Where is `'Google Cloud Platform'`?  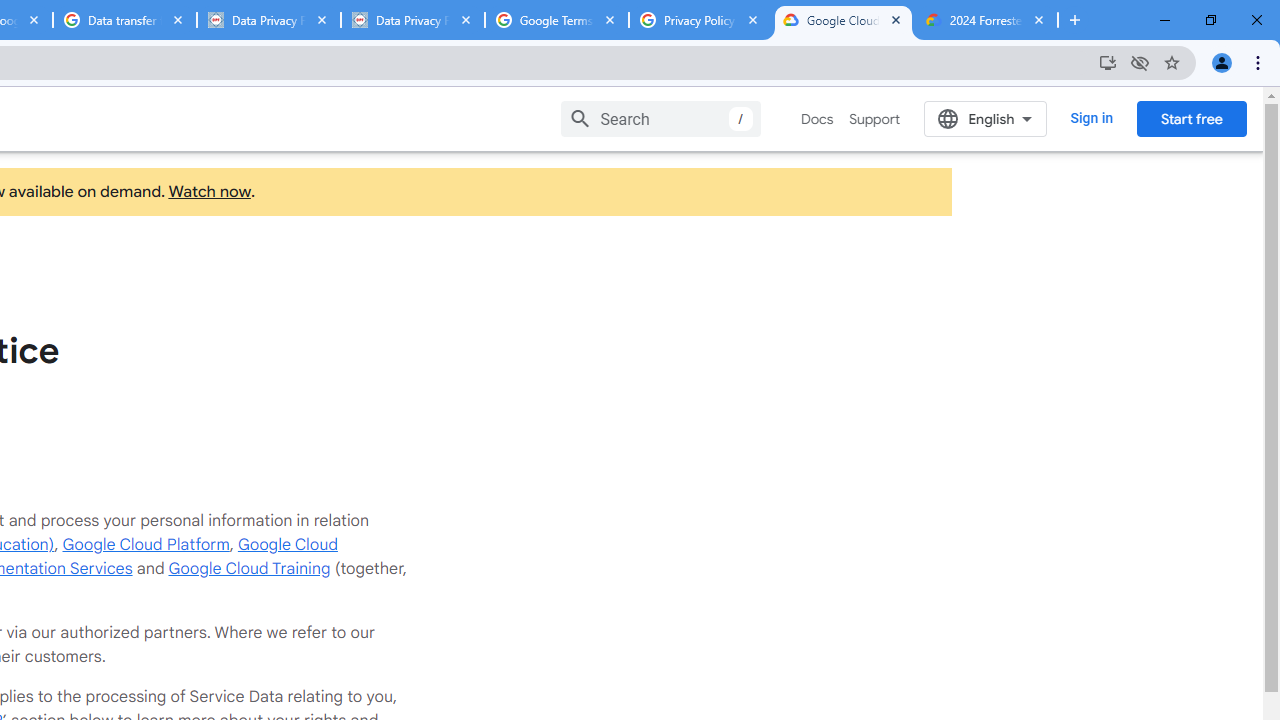 'Google Cloud Platform' is located at coordinates (144, 545).